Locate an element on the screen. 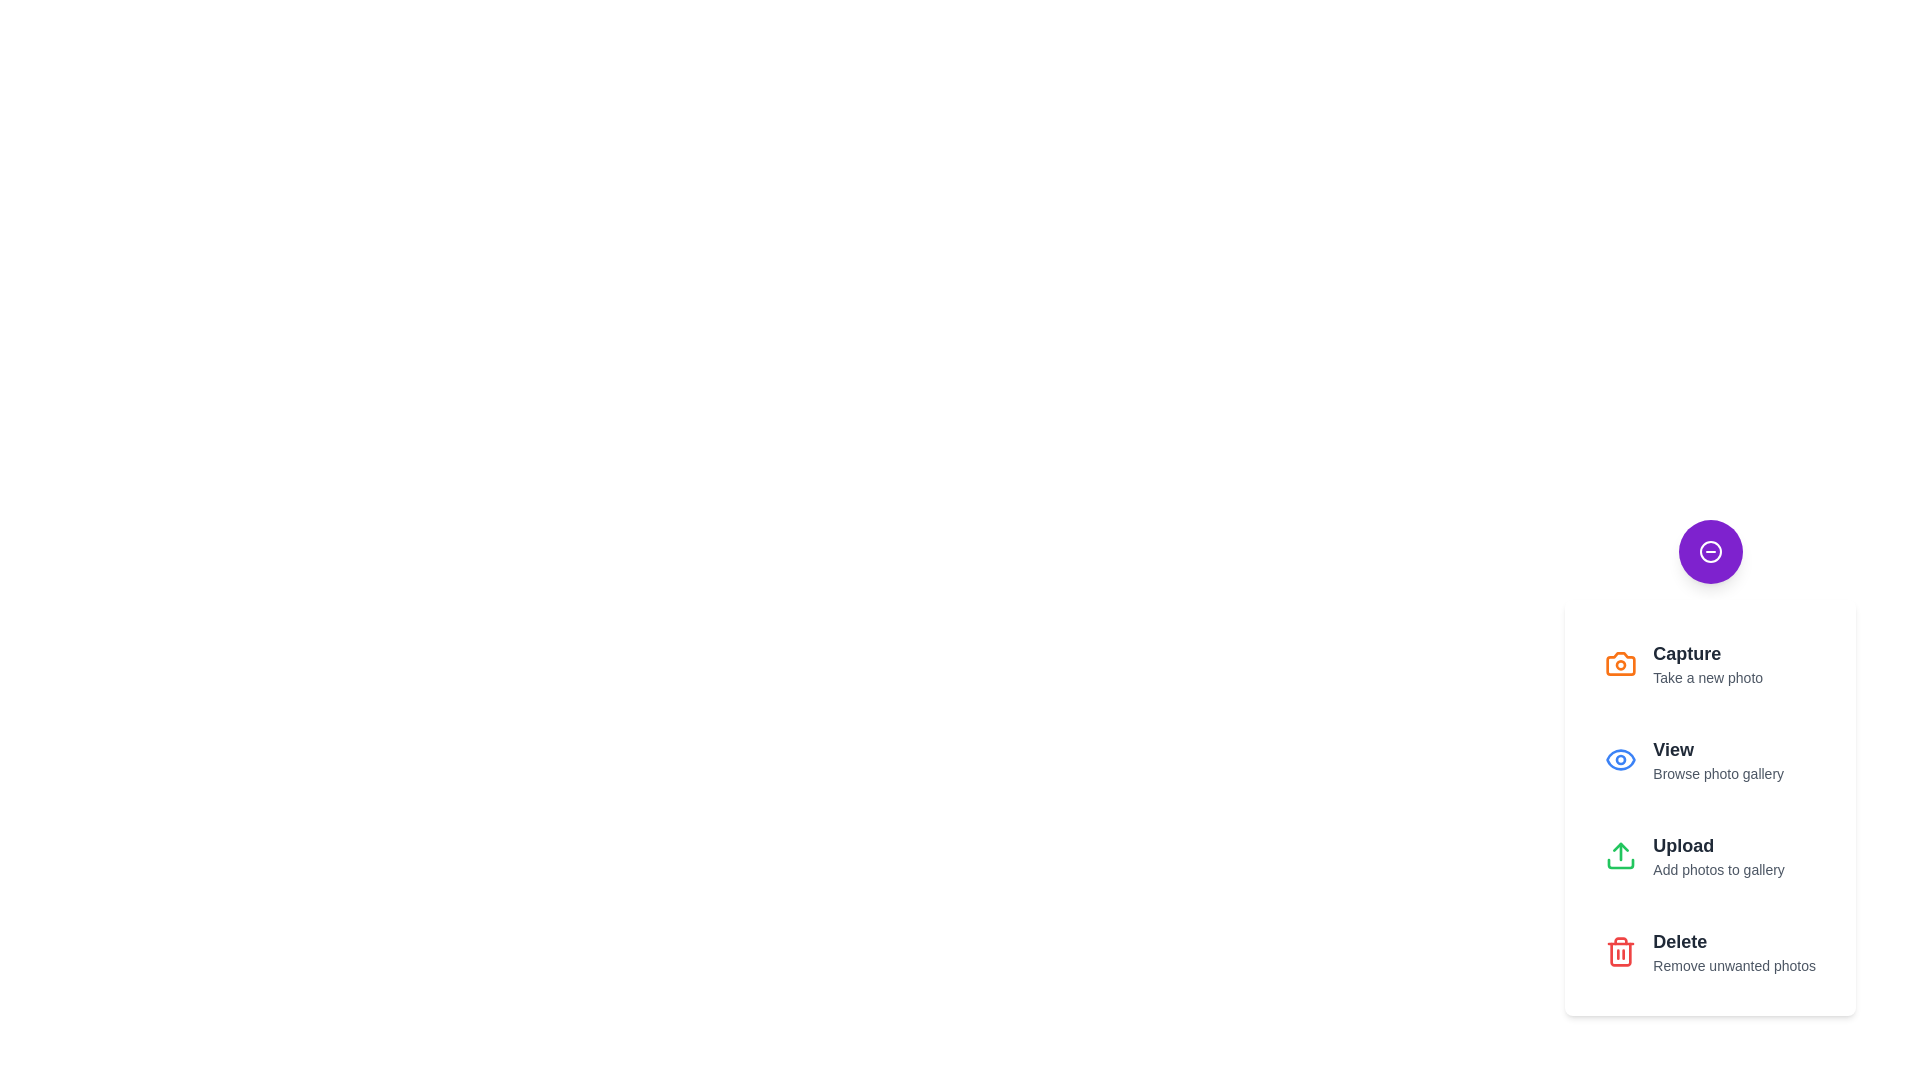 The height and width of the screenshot is (1080, 1920). the 'Delete' button to remove unwanted photos is located at coordinates (1709, 951).